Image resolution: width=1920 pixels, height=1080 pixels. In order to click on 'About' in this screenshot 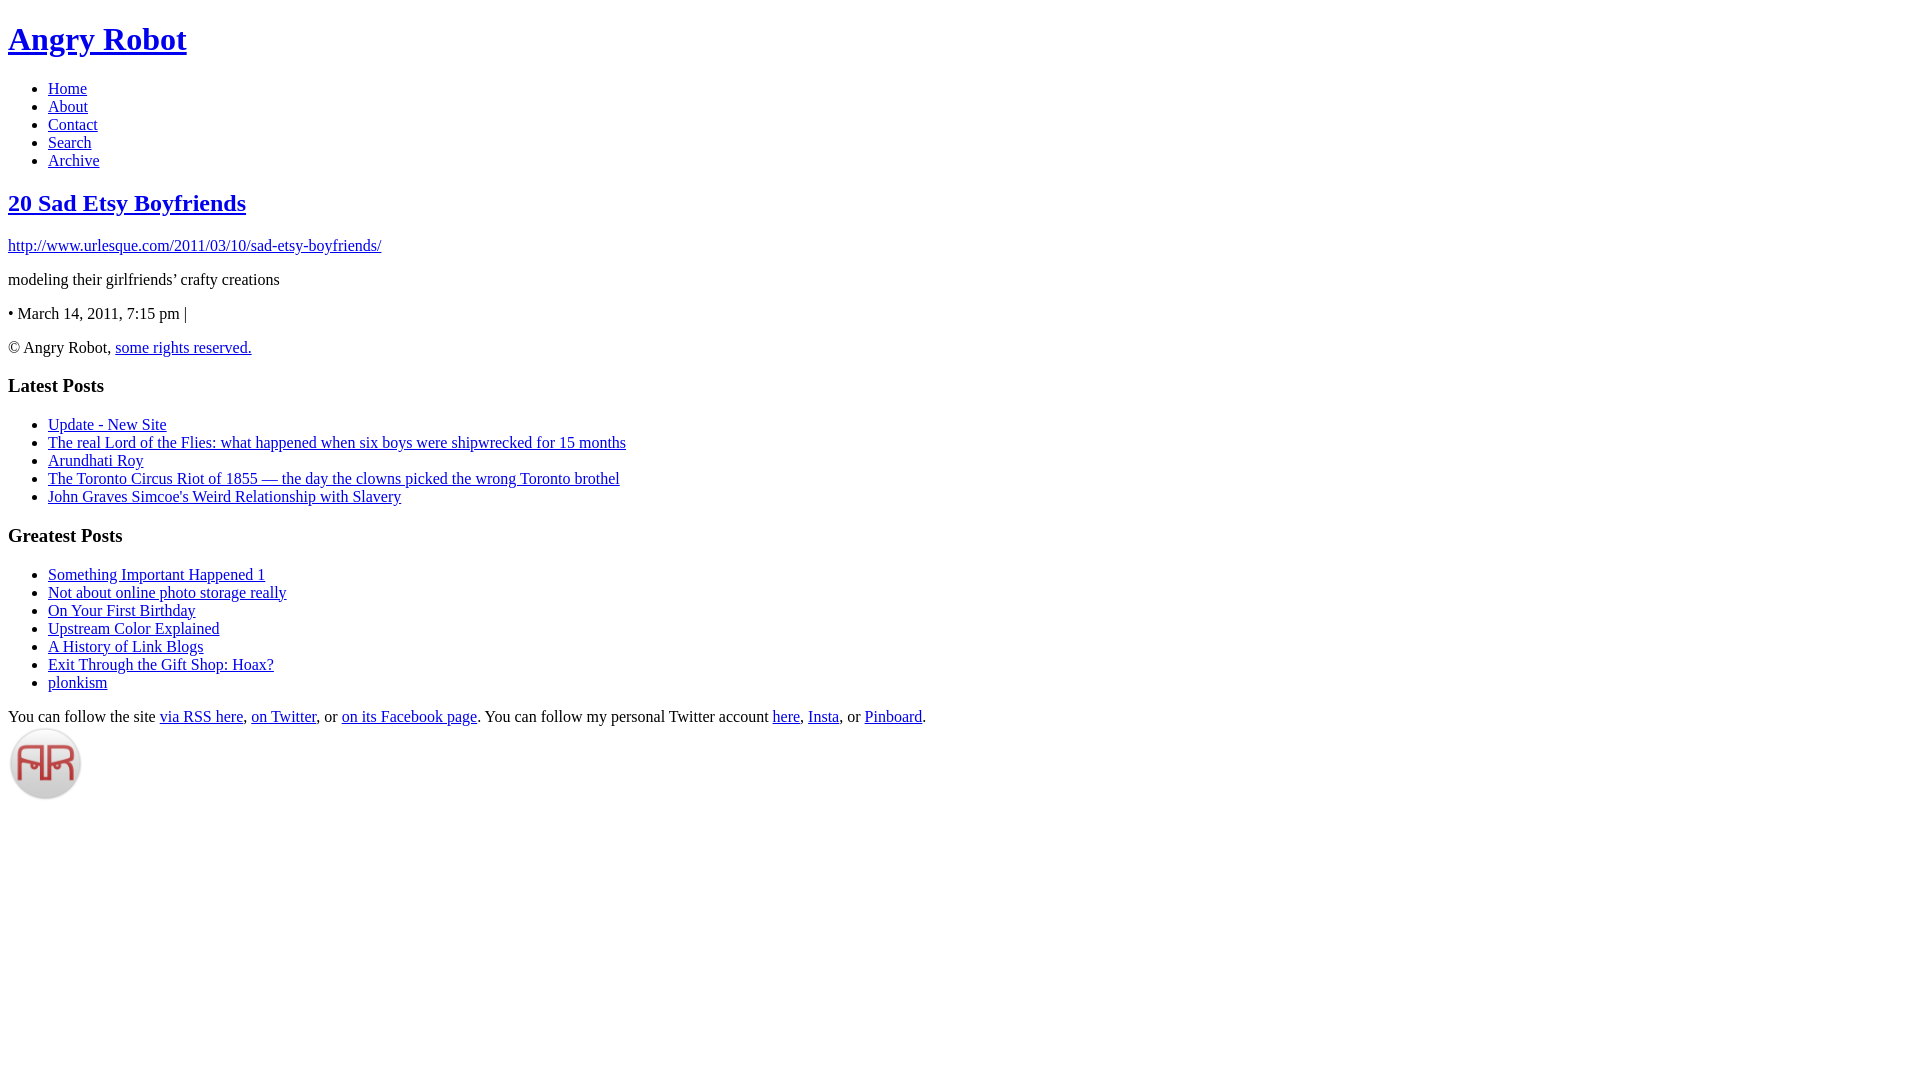, I will do `click(67, 106)`.